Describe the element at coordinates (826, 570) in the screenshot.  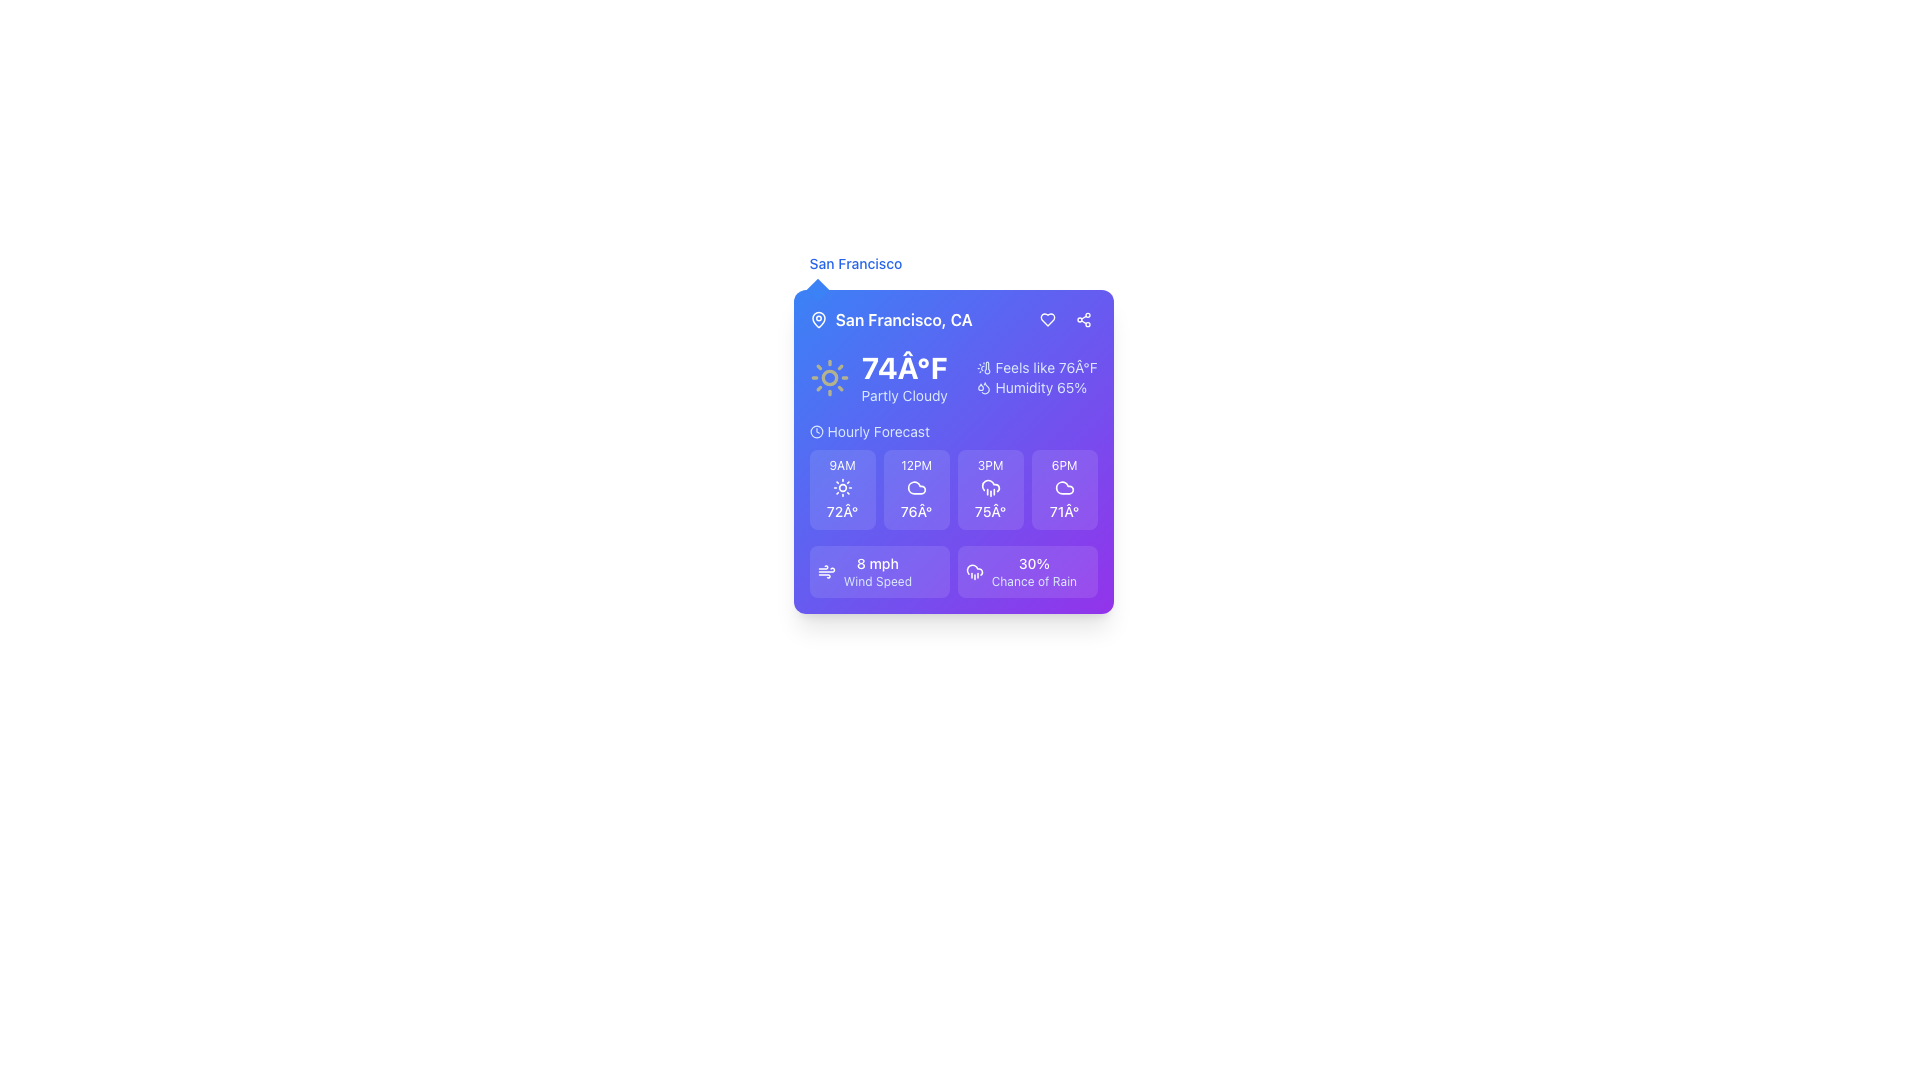
I see `the middle curved component of the wind icon within the weather information card, located near the 'Wind Speed' label` at that location.